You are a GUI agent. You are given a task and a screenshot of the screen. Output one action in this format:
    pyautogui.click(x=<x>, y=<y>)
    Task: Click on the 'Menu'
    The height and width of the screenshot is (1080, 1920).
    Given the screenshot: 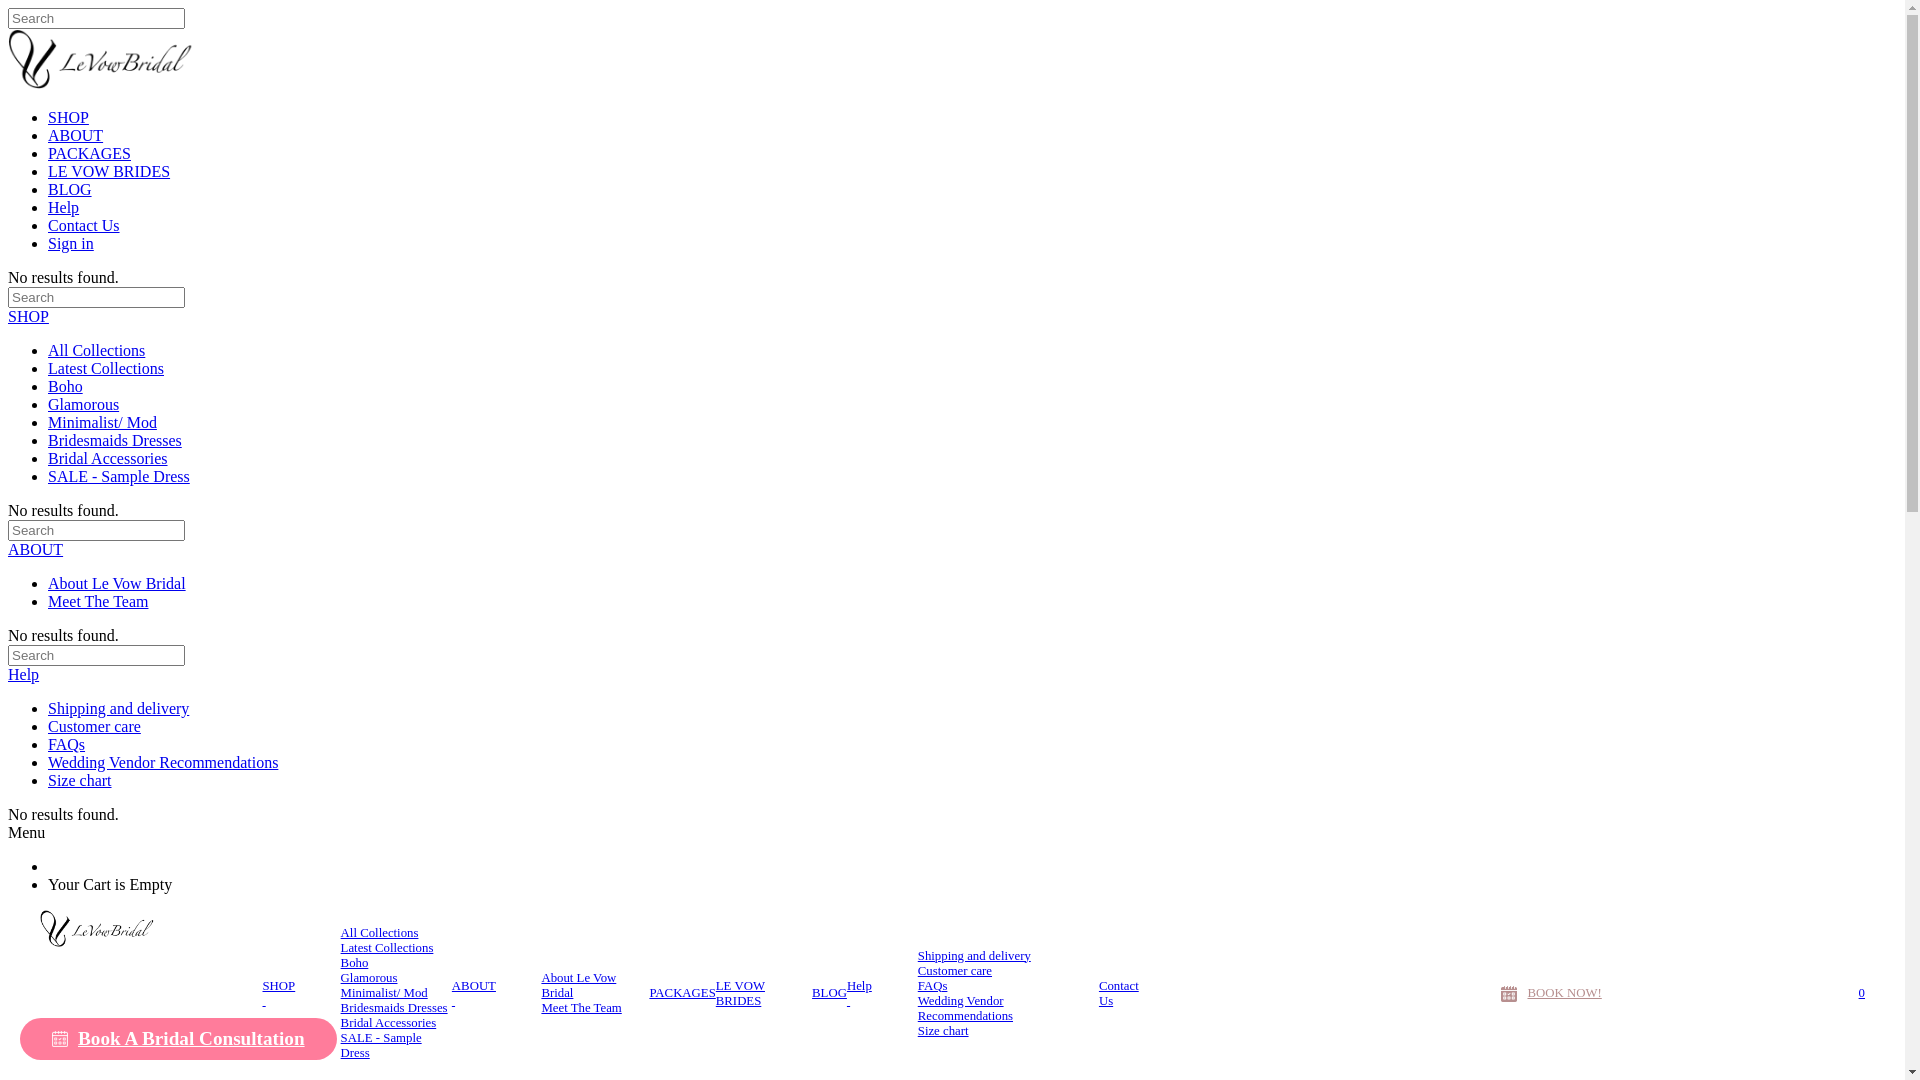 What is the action you would take?
    pyautogui.click(x=26, y=832)
    